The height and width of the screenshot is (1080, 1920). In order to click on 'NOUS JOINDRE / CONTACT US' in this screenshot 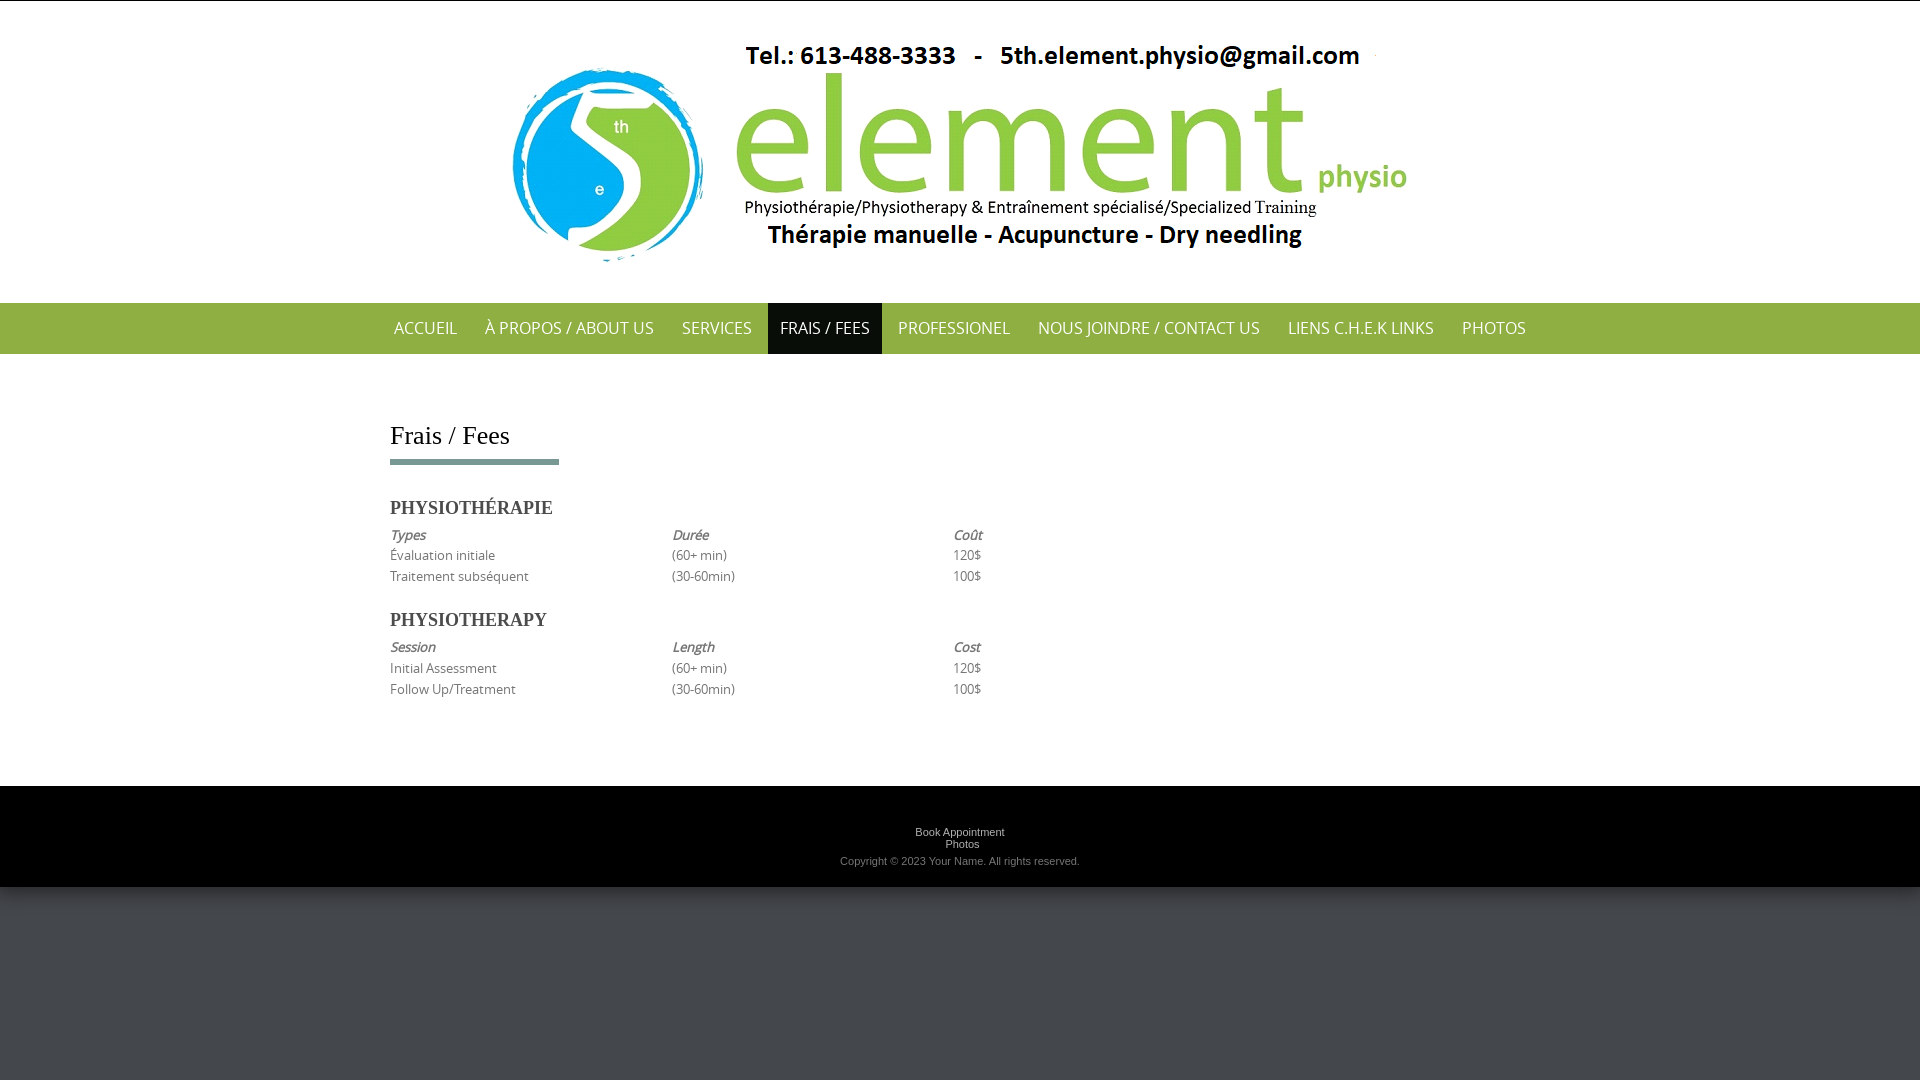, I will do `click(1148, 327)`.